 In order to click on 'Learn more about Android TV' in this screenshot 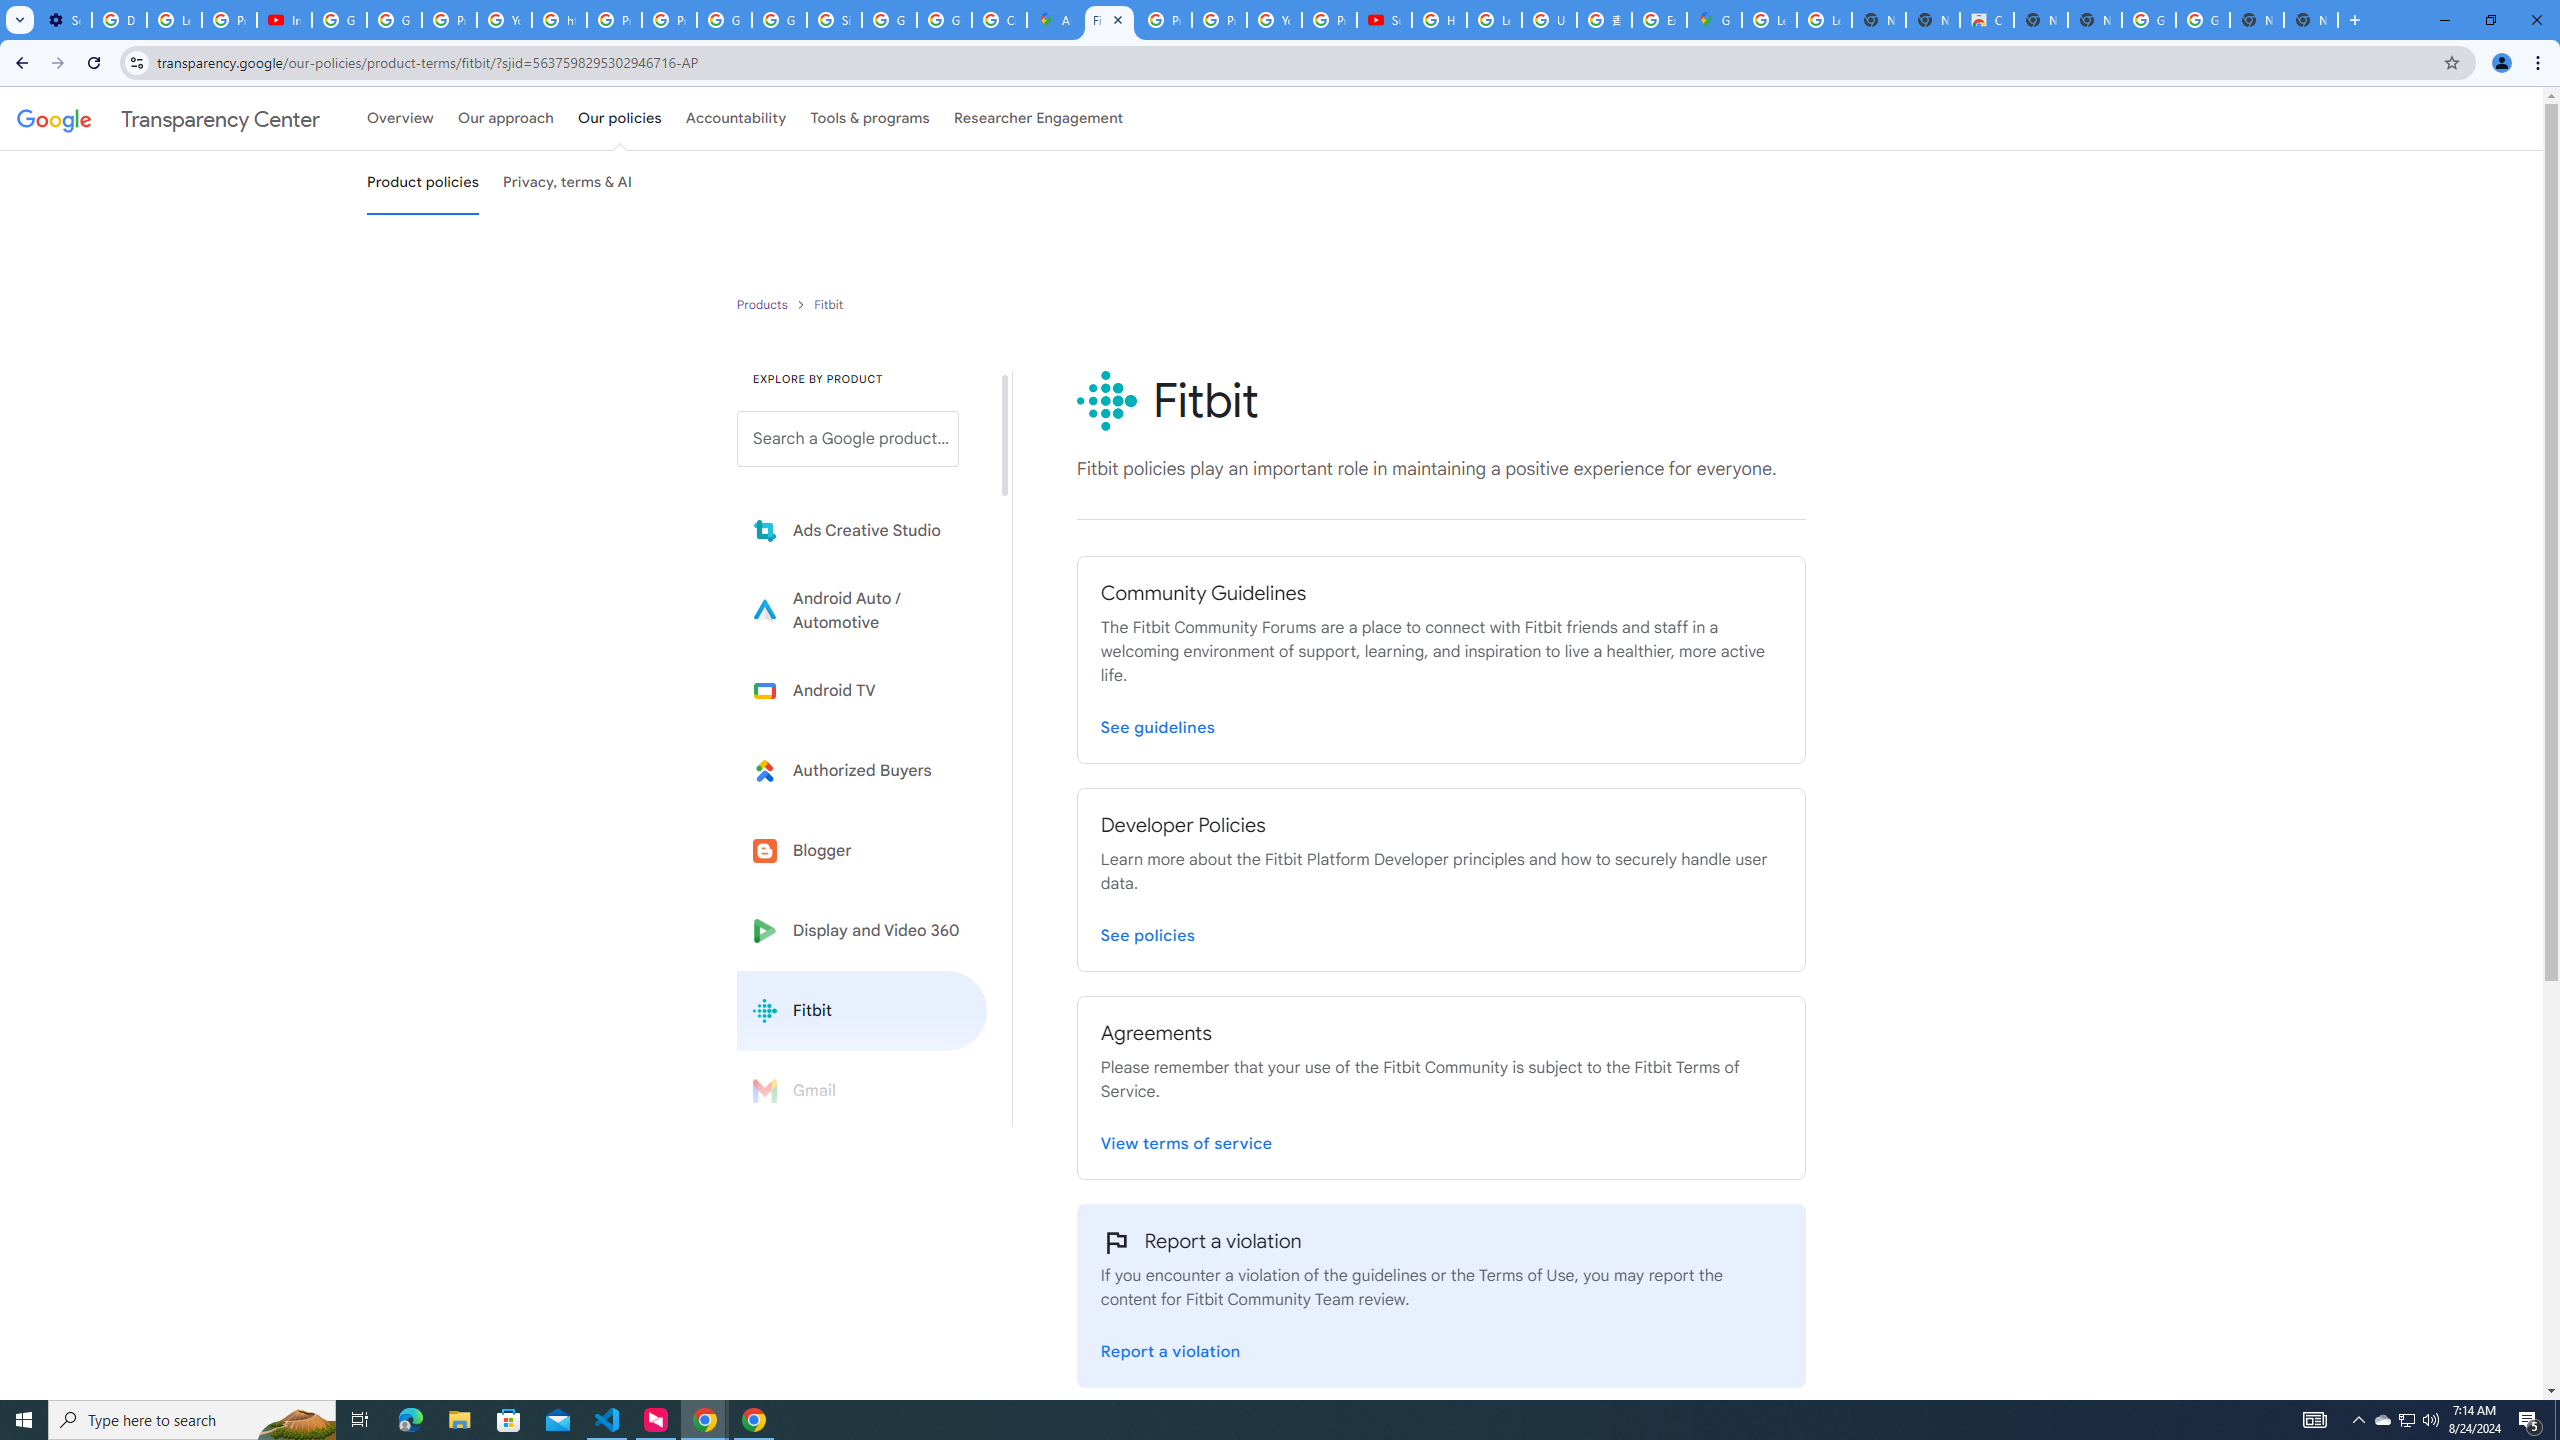, I will do `click(861, 690)`.